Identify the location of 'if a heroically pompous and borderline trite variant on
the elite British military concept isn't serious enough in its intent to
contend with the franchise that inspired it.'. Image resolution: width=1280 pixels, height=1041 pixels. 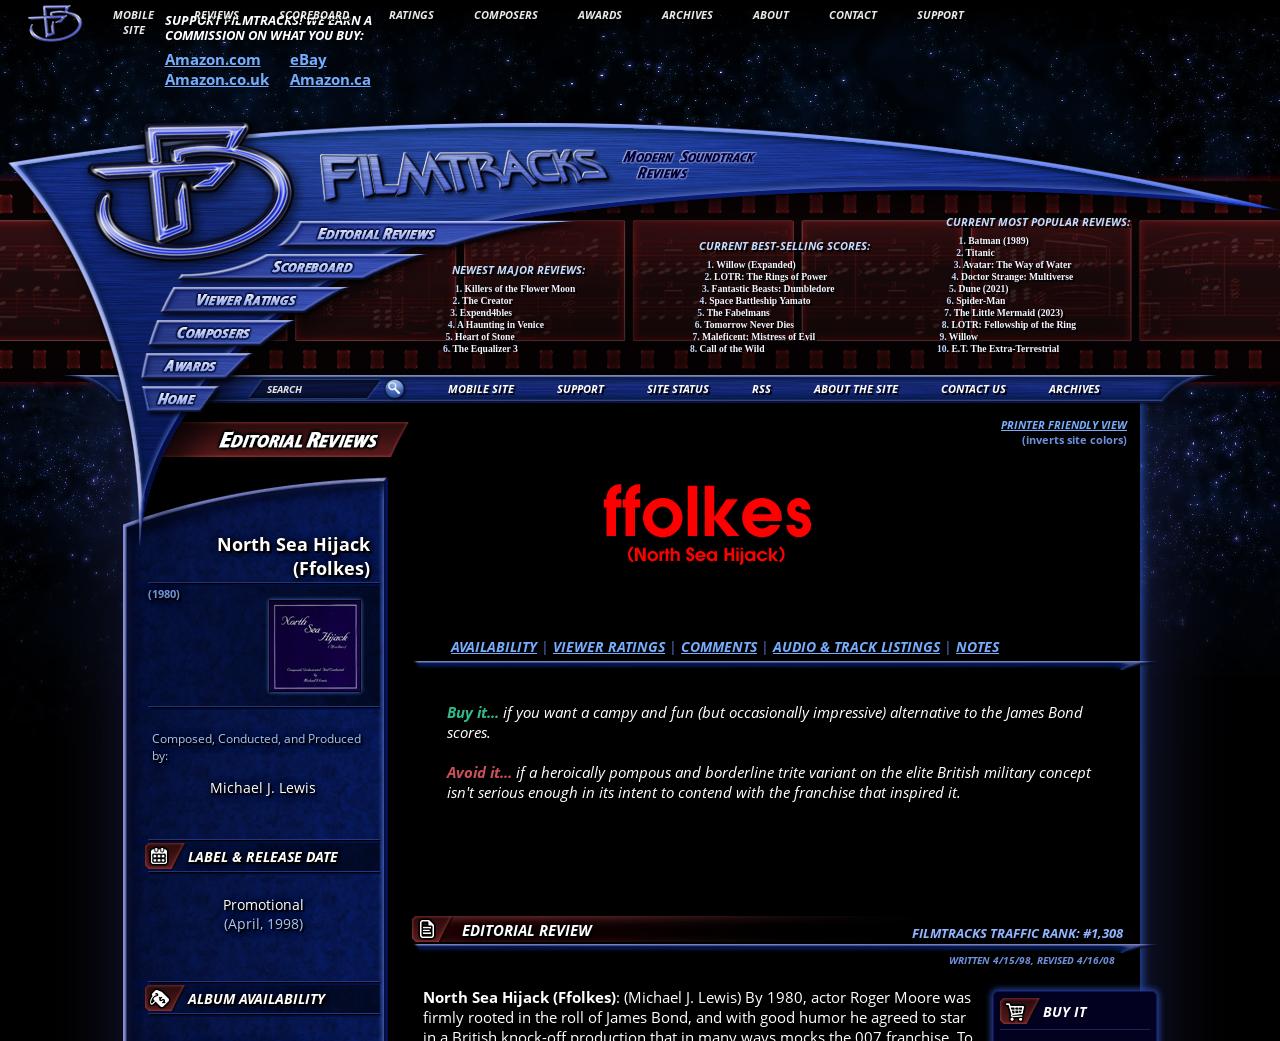
(768, 781).